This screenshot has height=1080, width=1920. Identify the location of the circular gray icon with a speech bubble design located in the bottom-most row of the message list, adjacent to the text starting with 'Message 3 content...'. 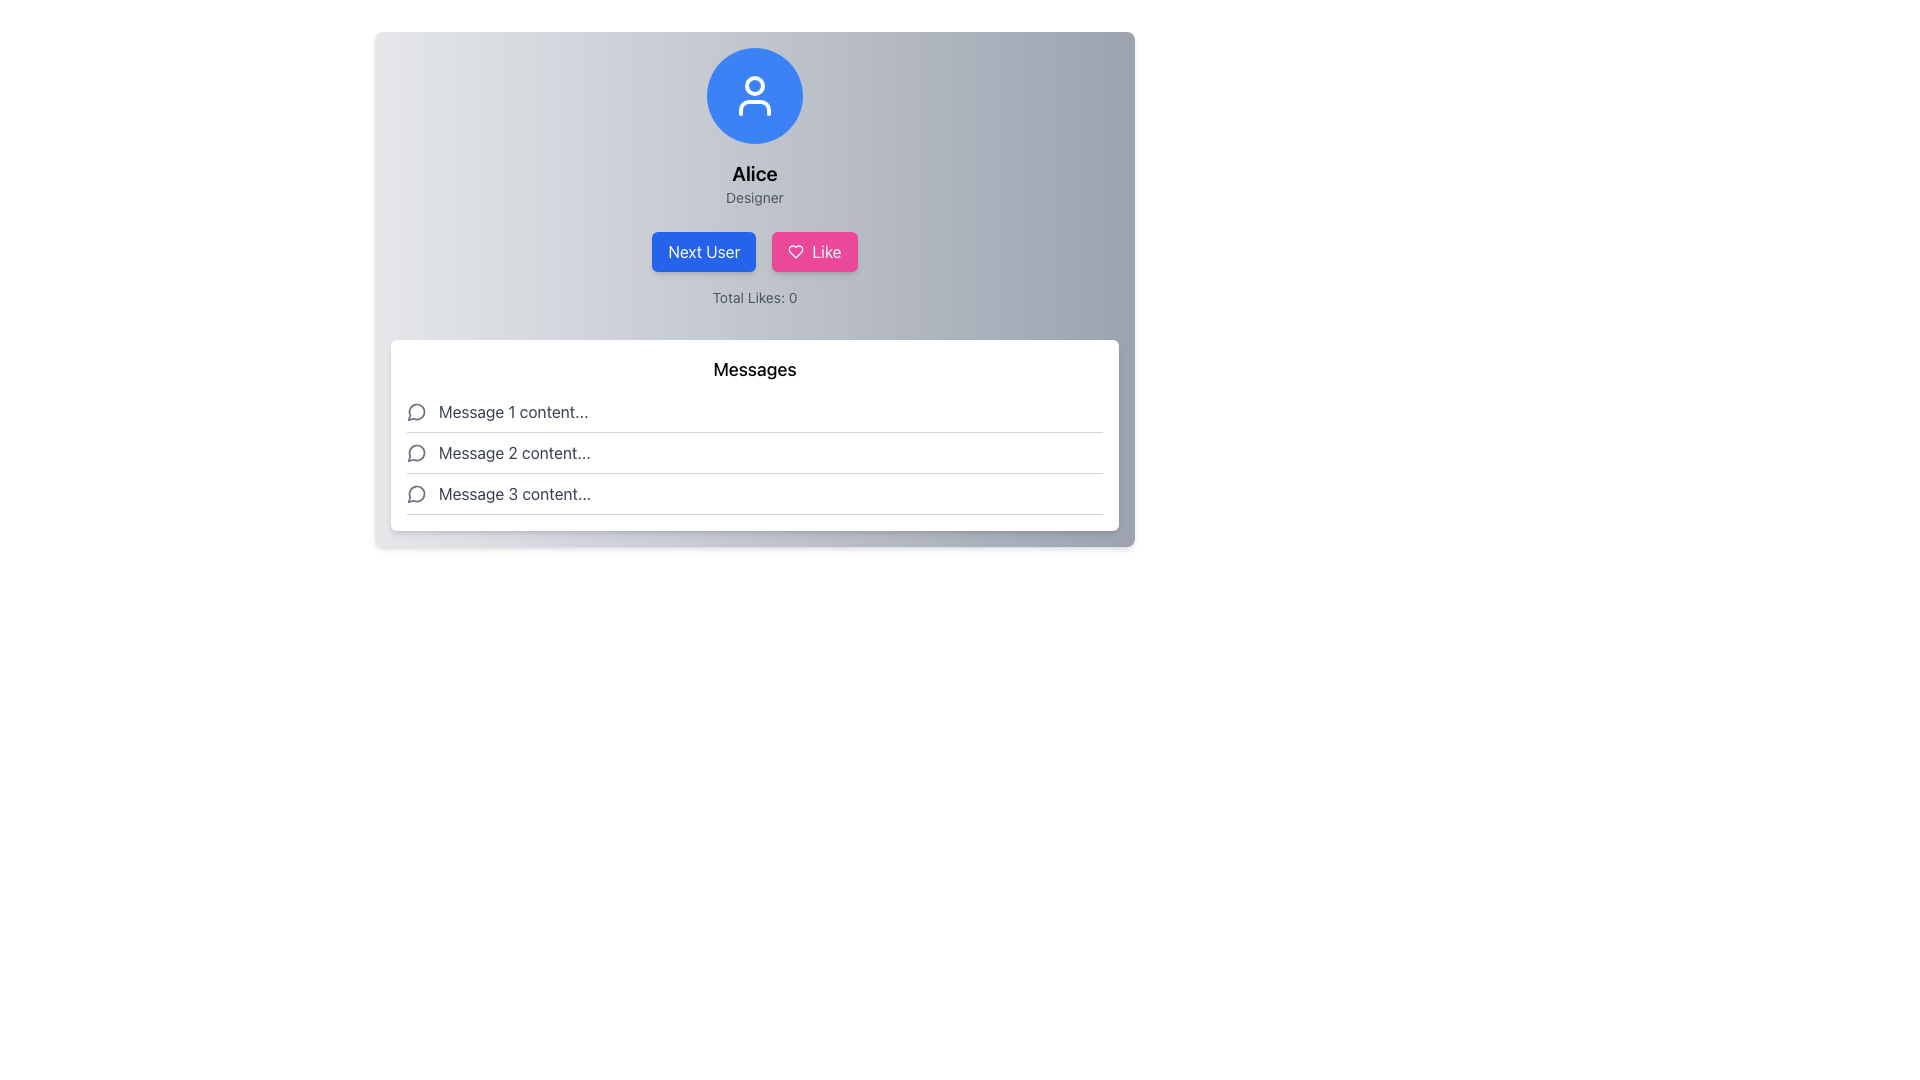
(415, 494).